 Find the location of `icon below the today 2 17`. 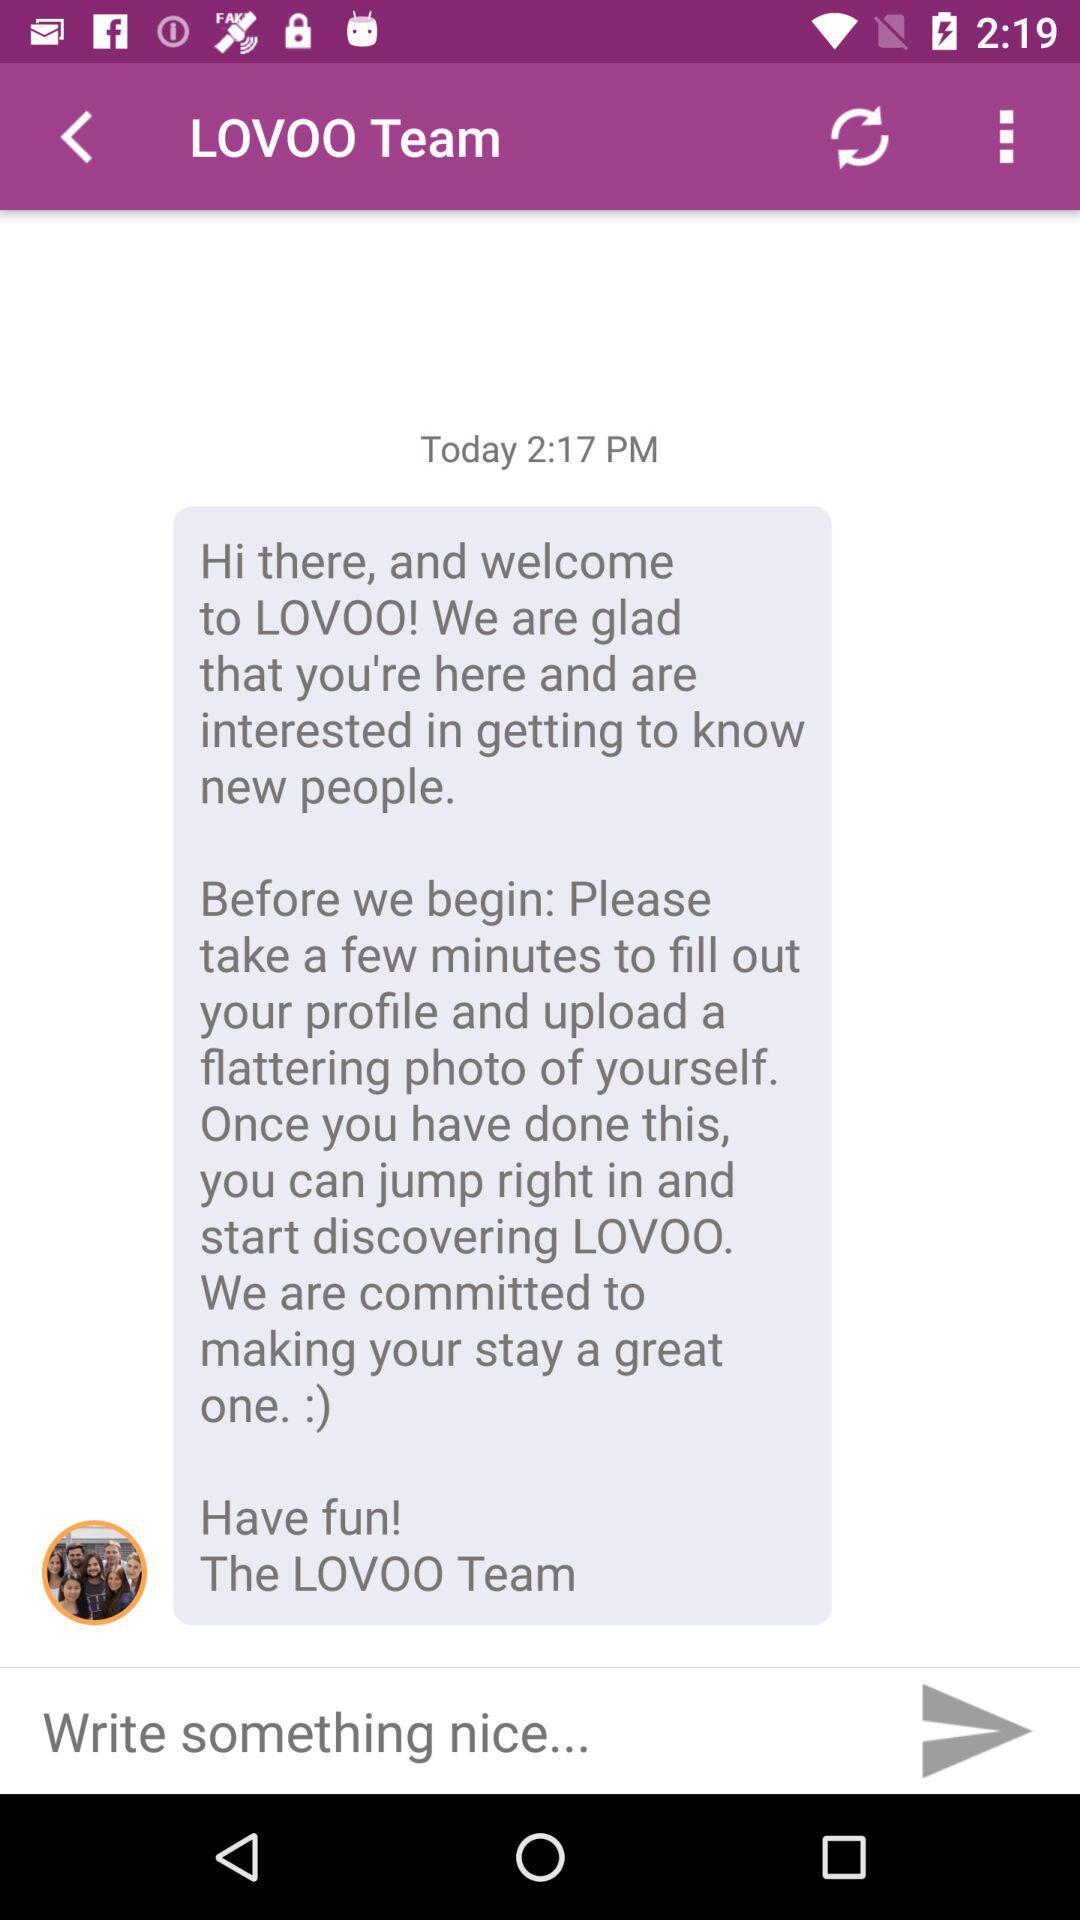

icon below the today 2 17 is located at coordinates (501, 1064).